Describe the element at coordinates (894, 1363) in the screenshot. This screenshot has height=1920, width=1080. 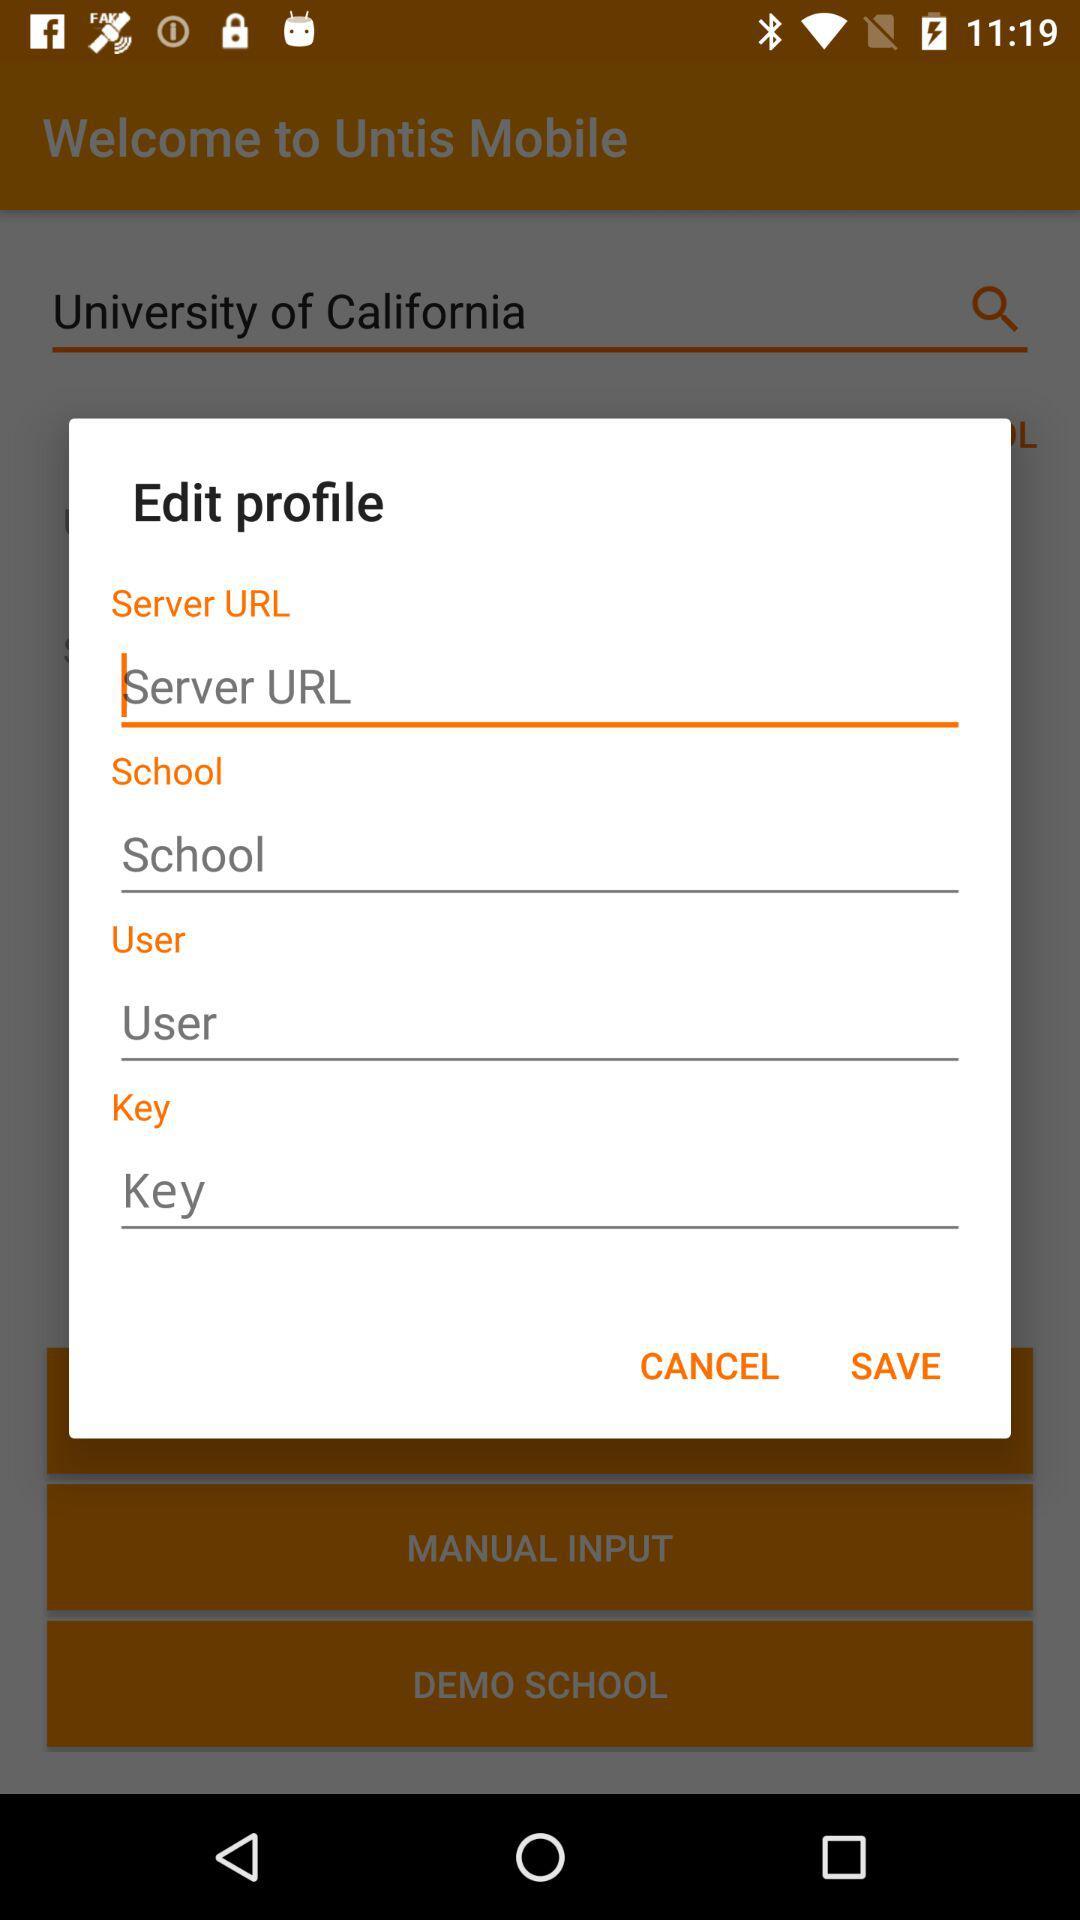
I see `save item` at that location.